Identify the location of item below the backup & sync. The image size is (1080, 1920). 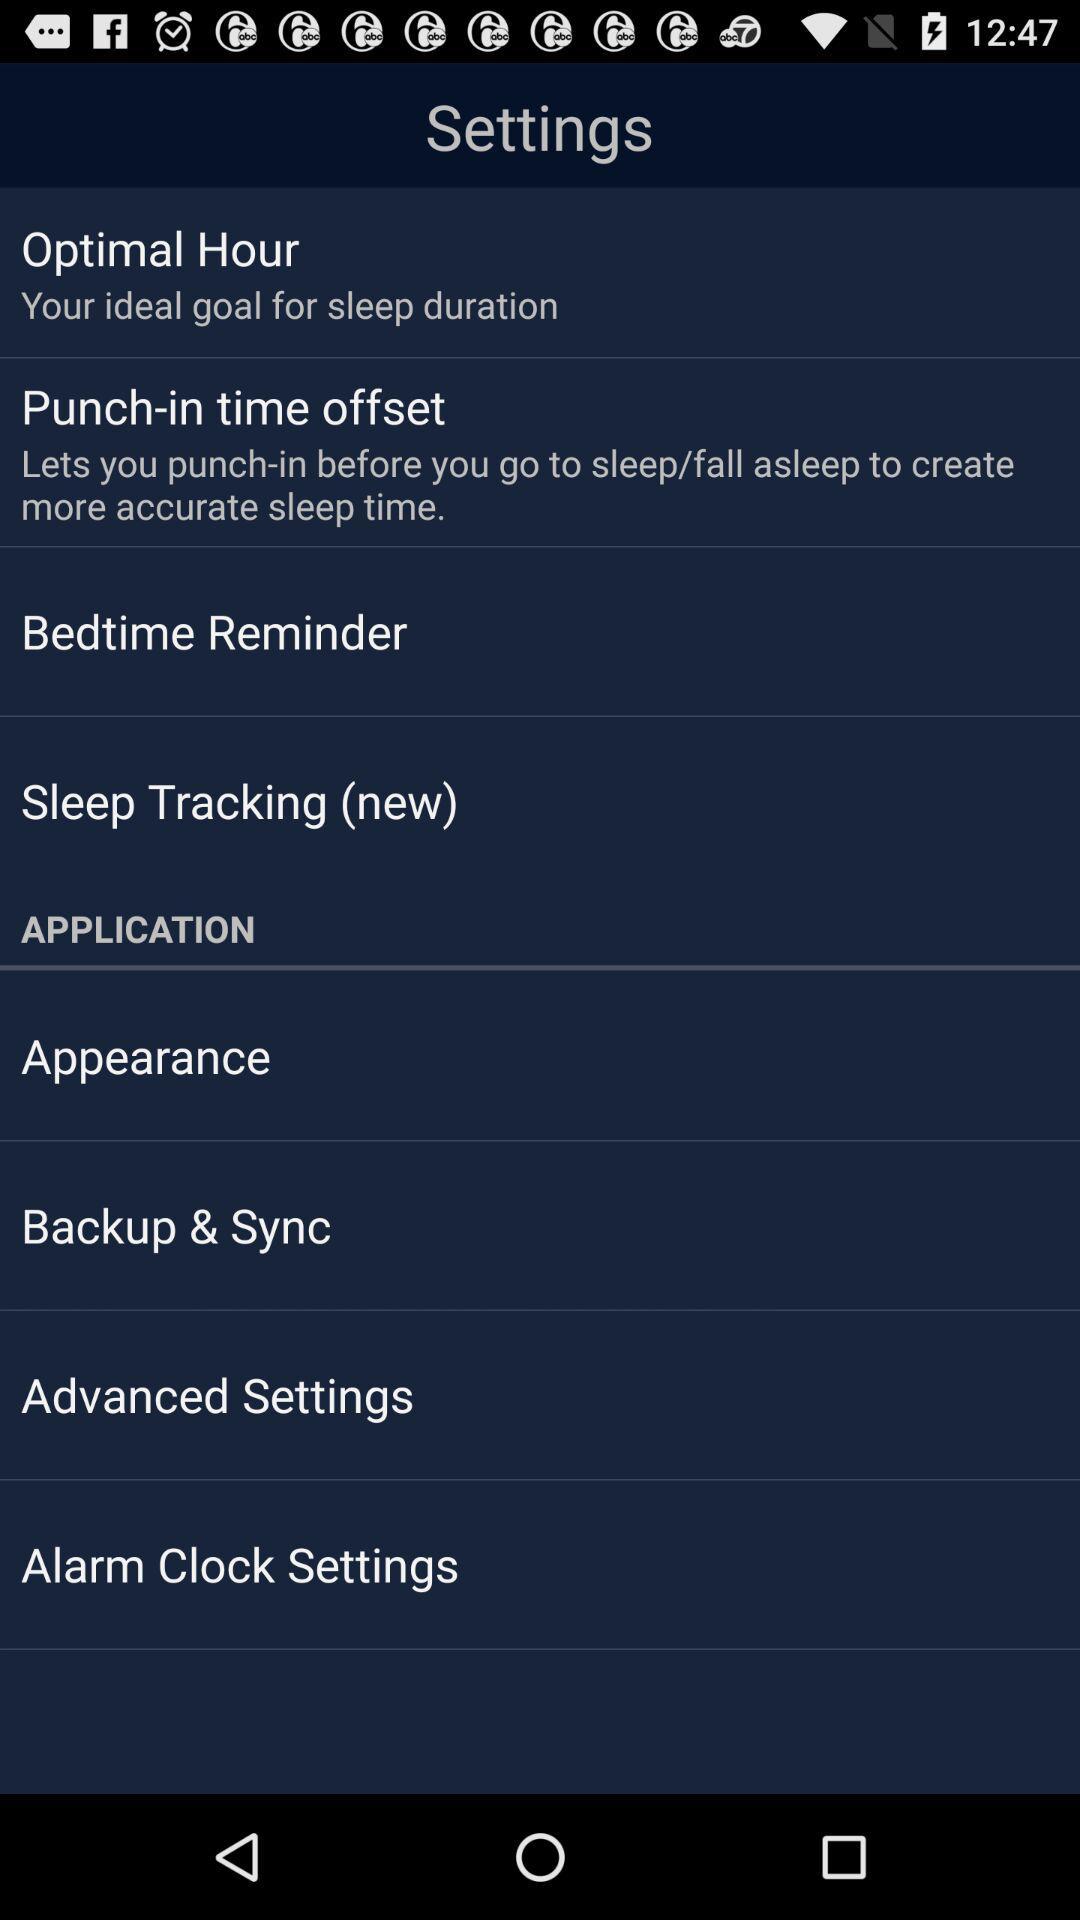
(217, 1393).